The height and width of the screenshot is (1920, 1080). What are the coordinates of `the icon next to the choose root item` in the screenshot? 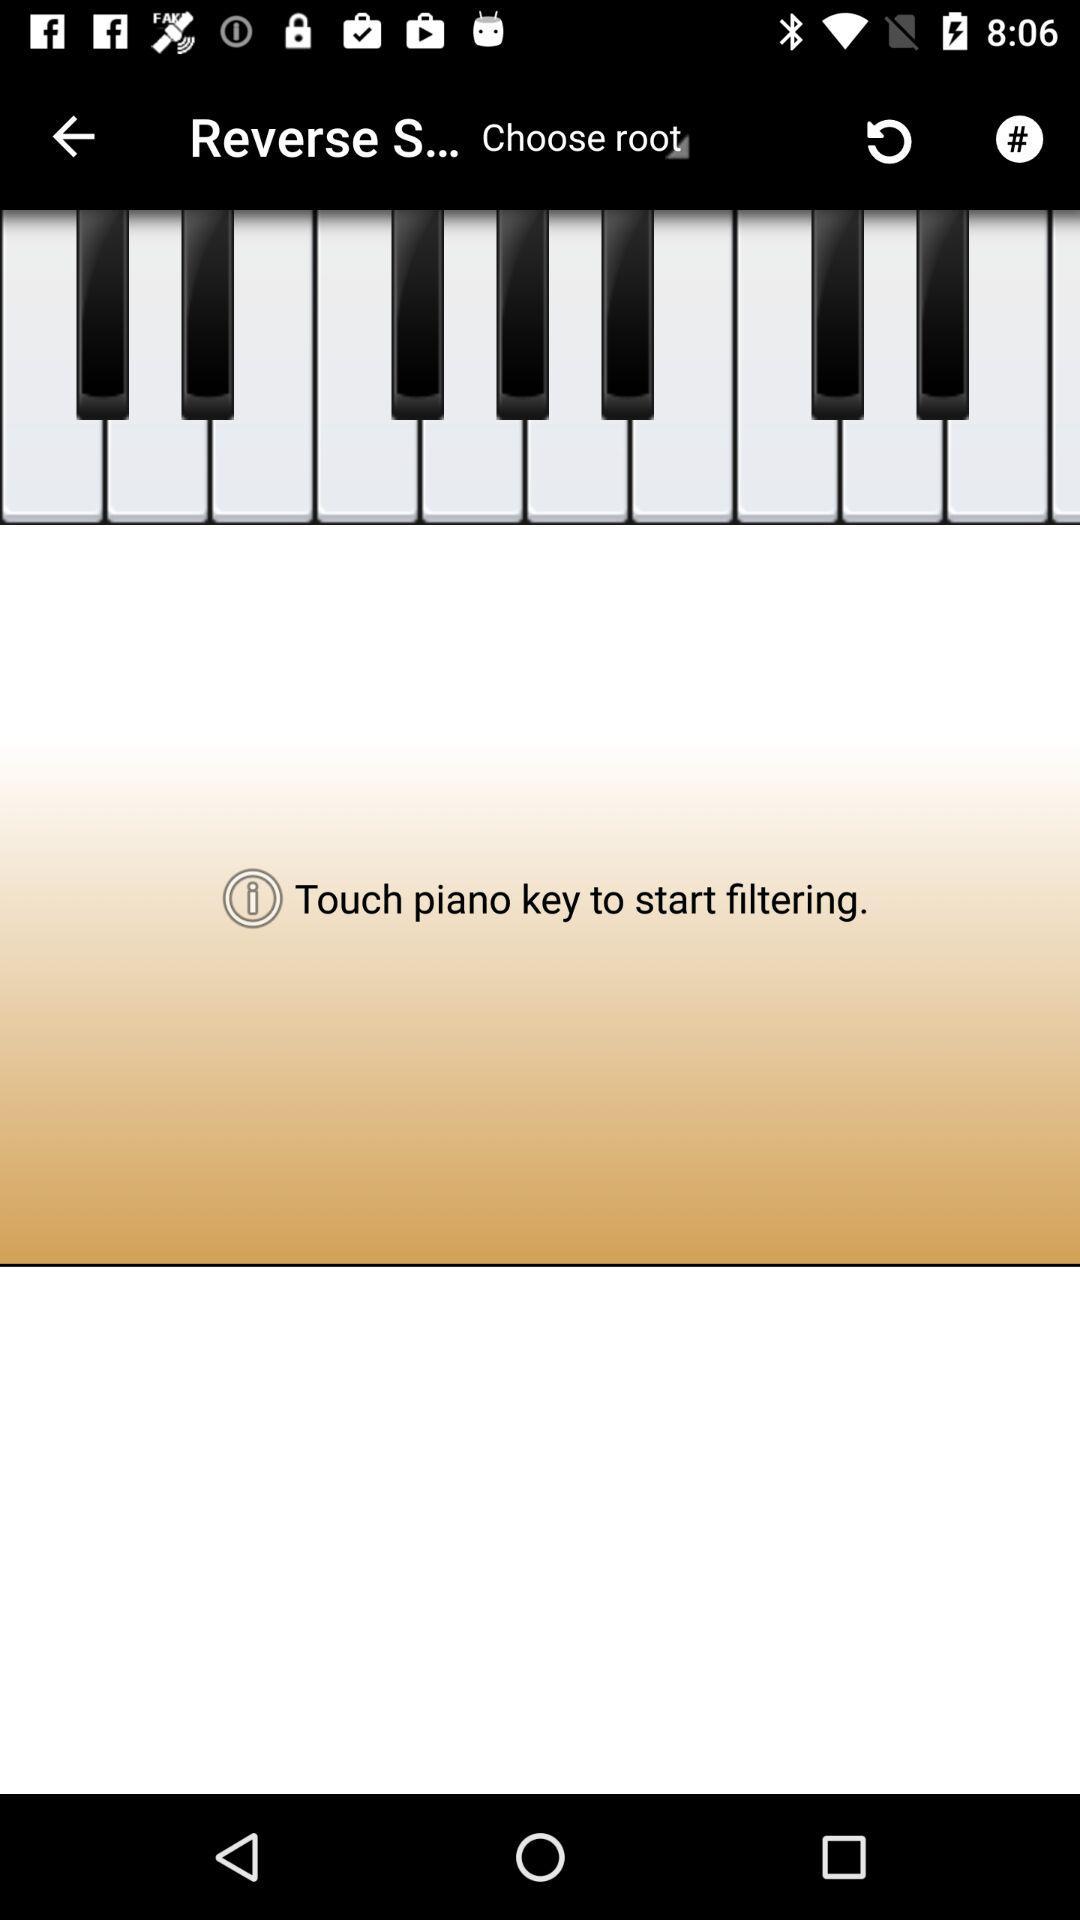 It's located at (764, 135).